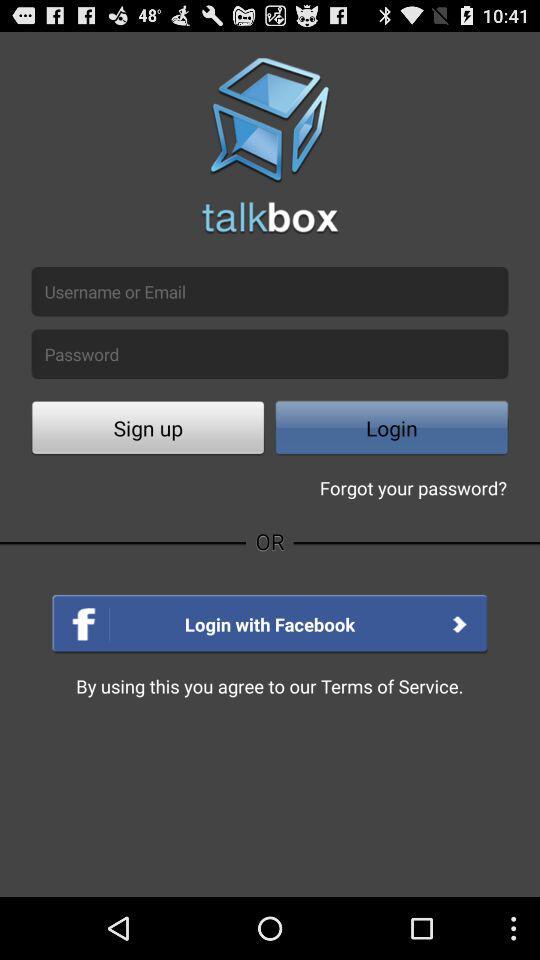 The image size is (540, 960). I want to click on the by using this icon, so click(269, 686).